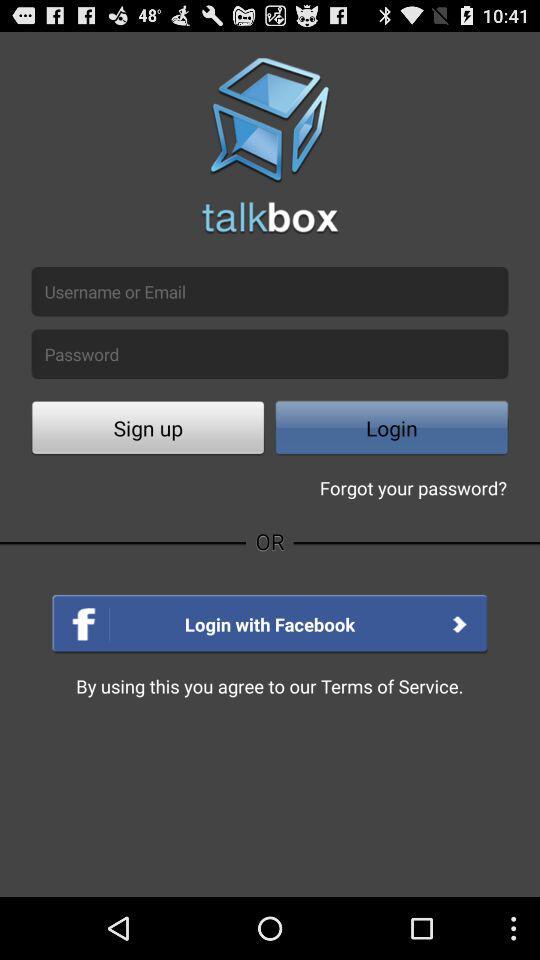 The image size is (540, 960). I want to click on the by using this icon, so click(269, 686).